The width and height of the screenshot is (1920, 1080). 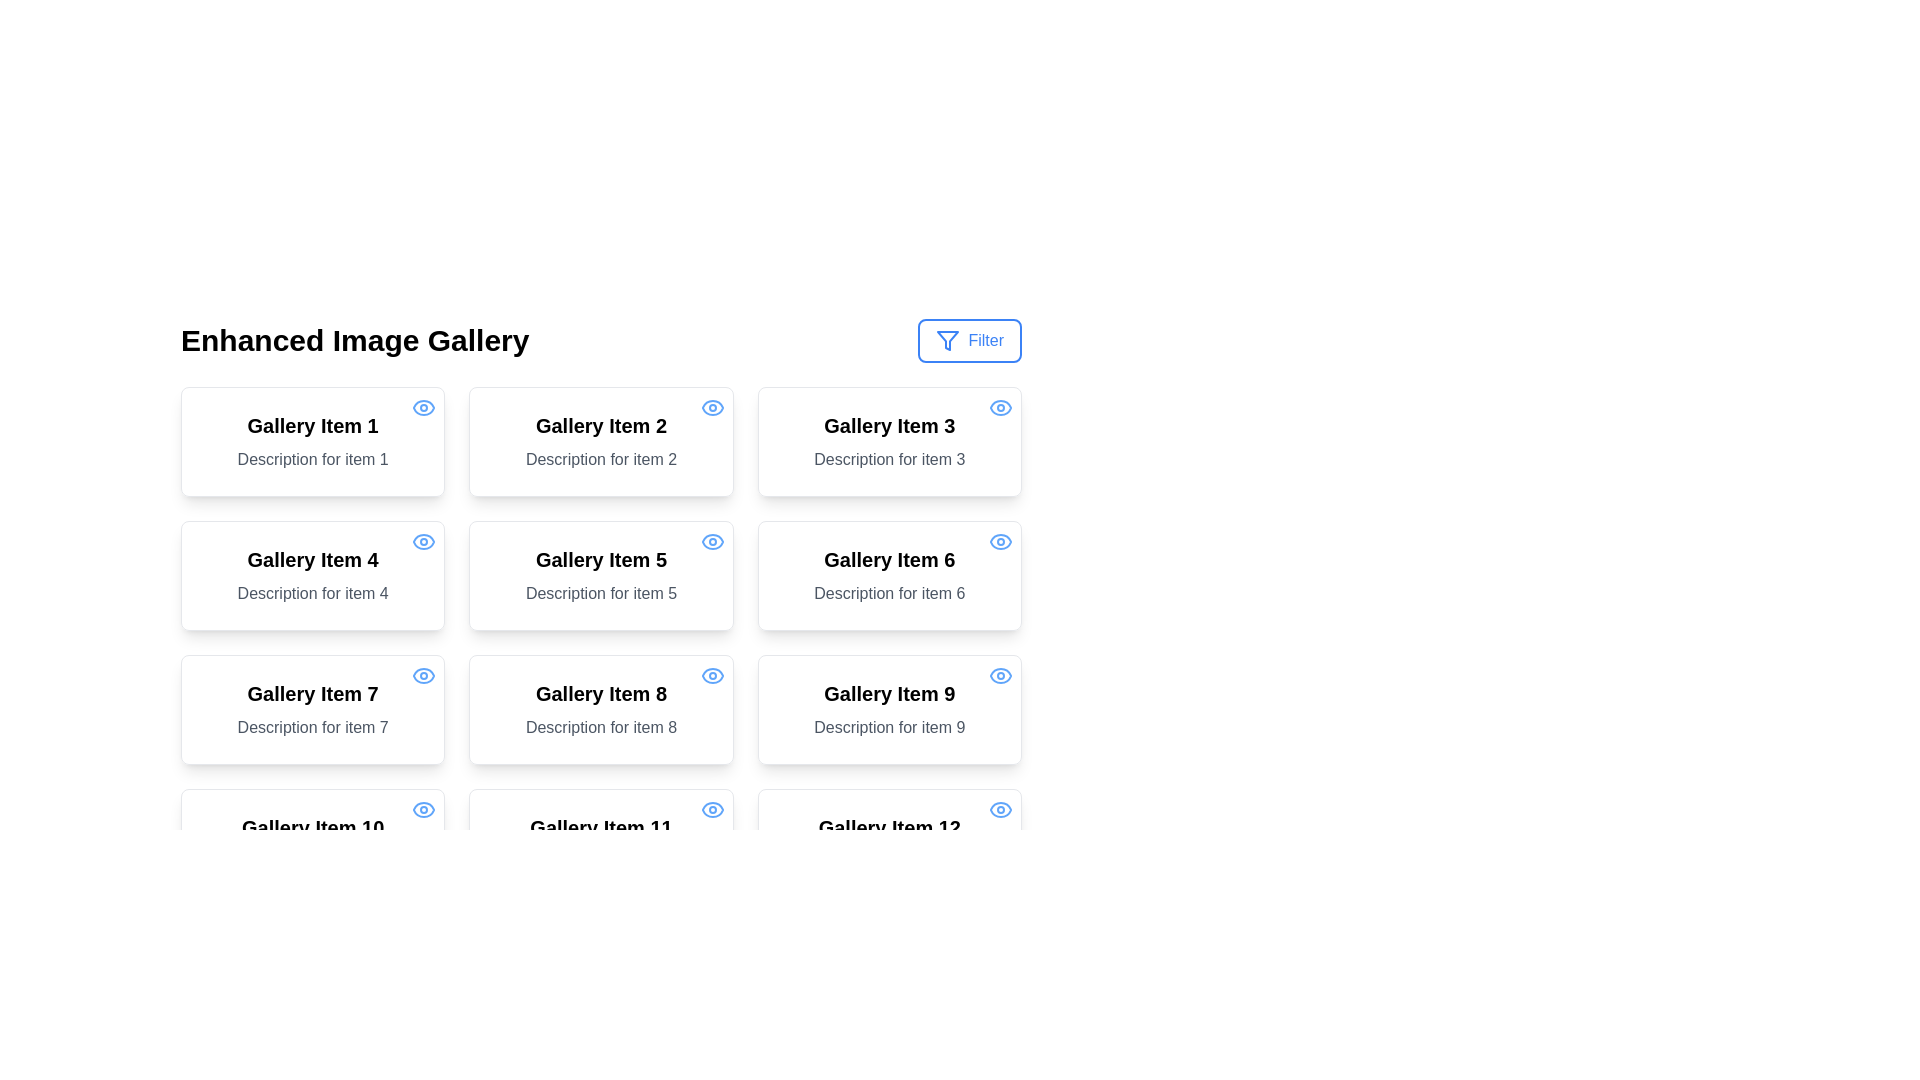 What do you see at coordinates (712, 675) in the screenshot?
I see `the outer boundary shape of the eye icon in the top-right corner of the 'Gallery Item 8' card` at bounding box center [712, 675].